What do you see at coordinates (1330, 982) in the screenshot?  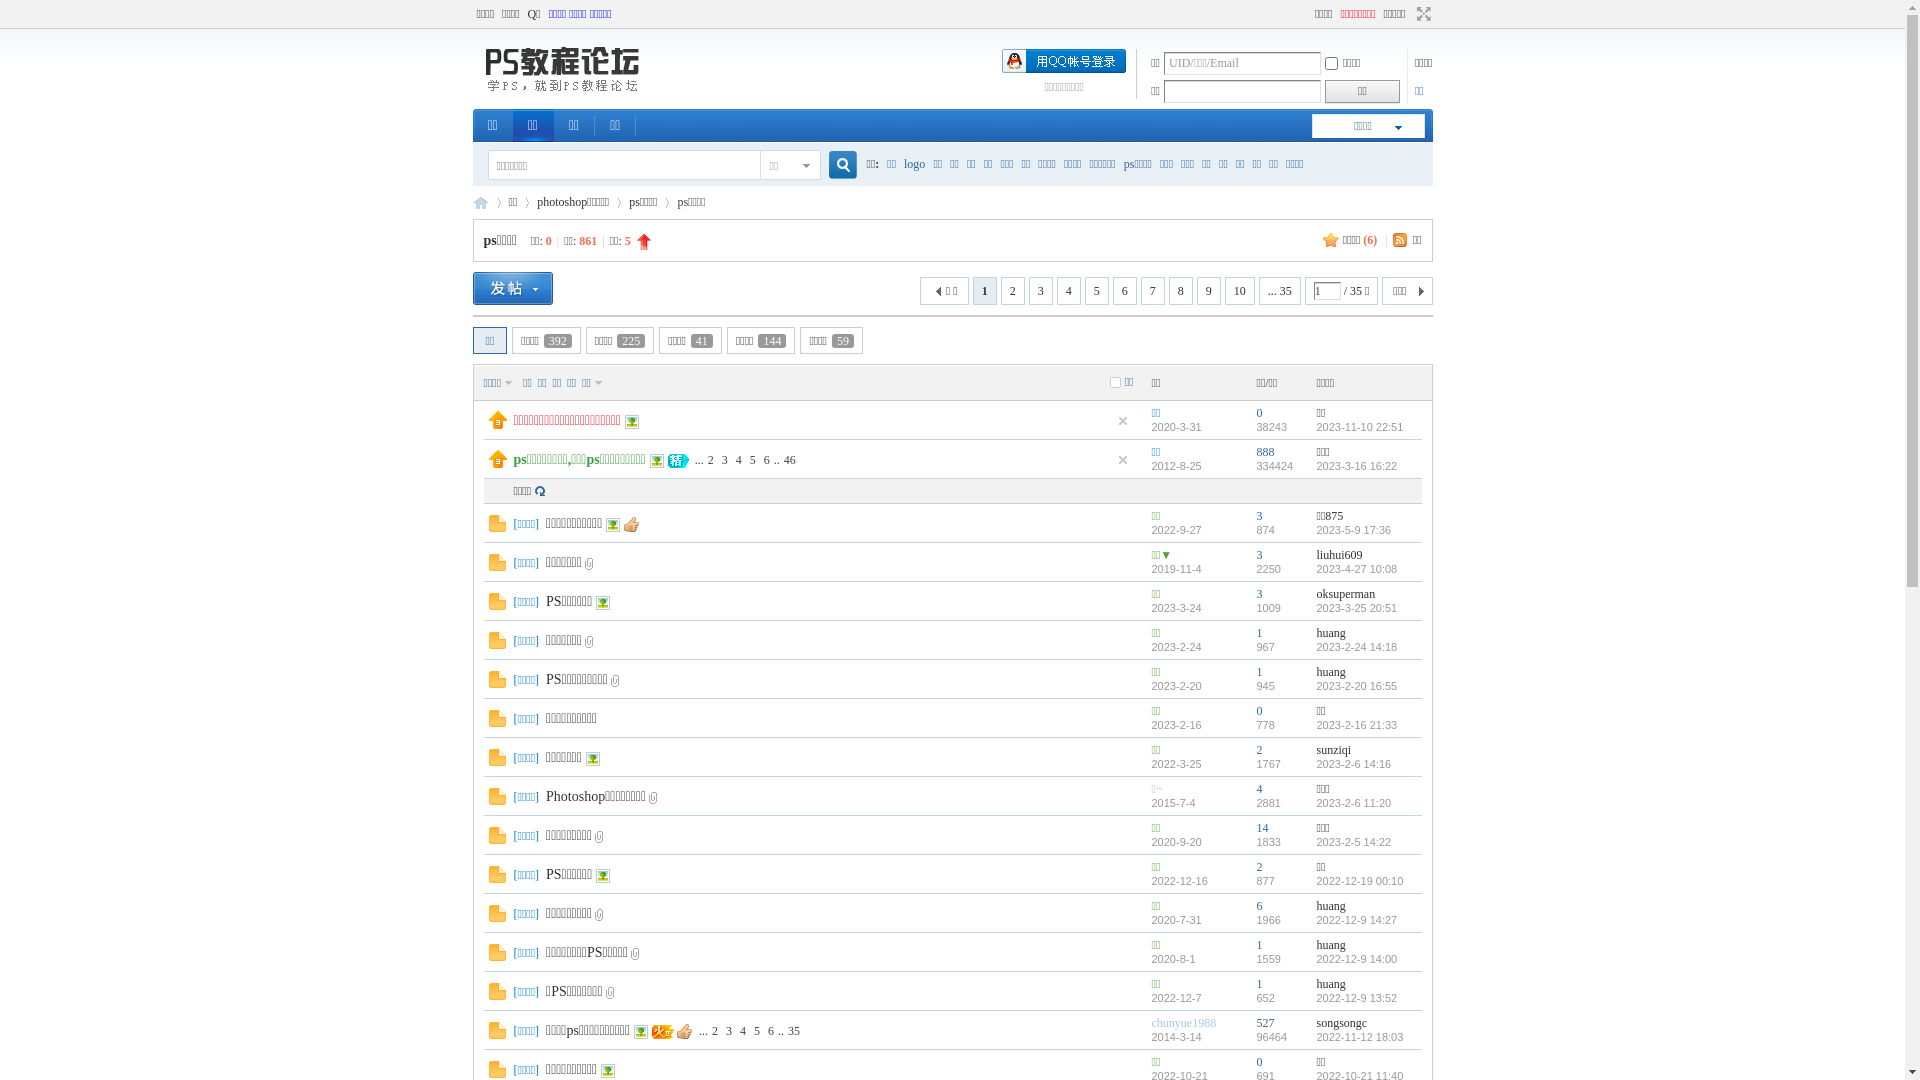 I see `'huang'` at bounding box center [1330, 982].